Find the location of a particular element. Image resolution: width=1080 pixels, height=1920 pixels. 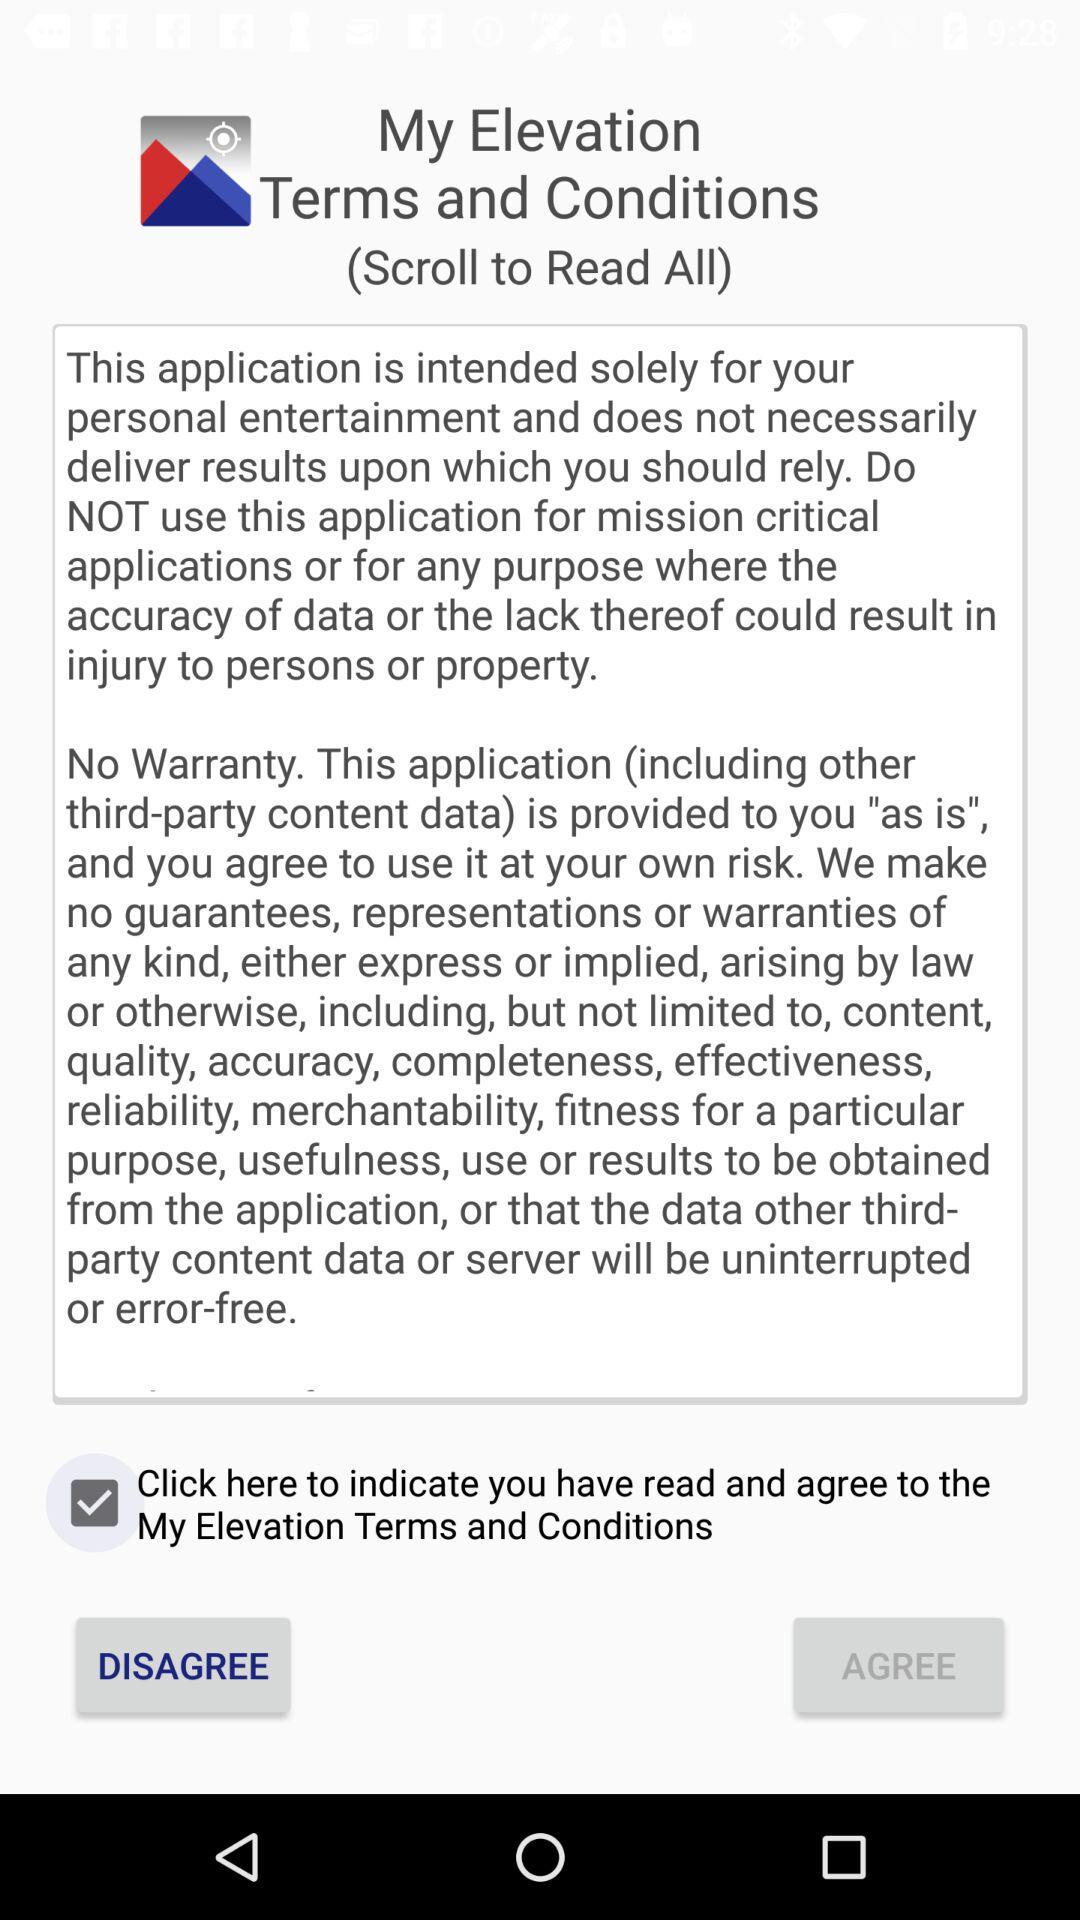

click here to icon is located at coordinates (540, 1503).